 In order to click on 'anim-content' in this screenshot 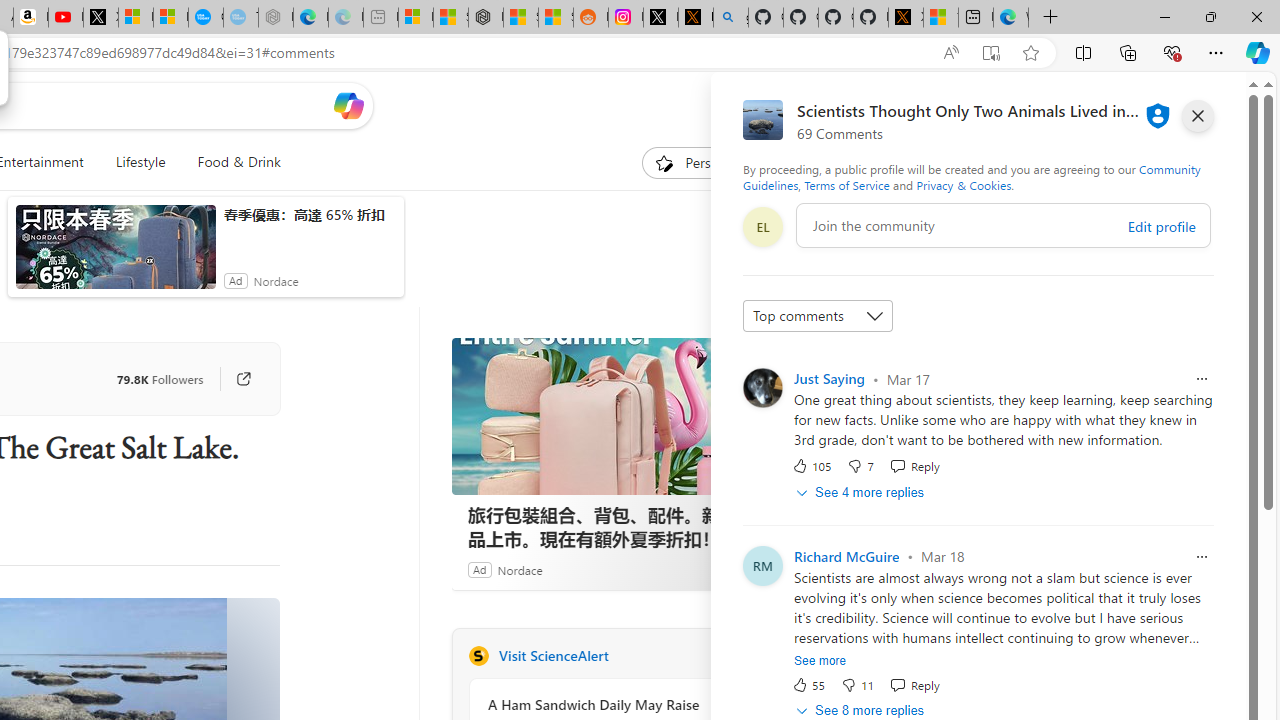, I will do `click(114, 254)`.